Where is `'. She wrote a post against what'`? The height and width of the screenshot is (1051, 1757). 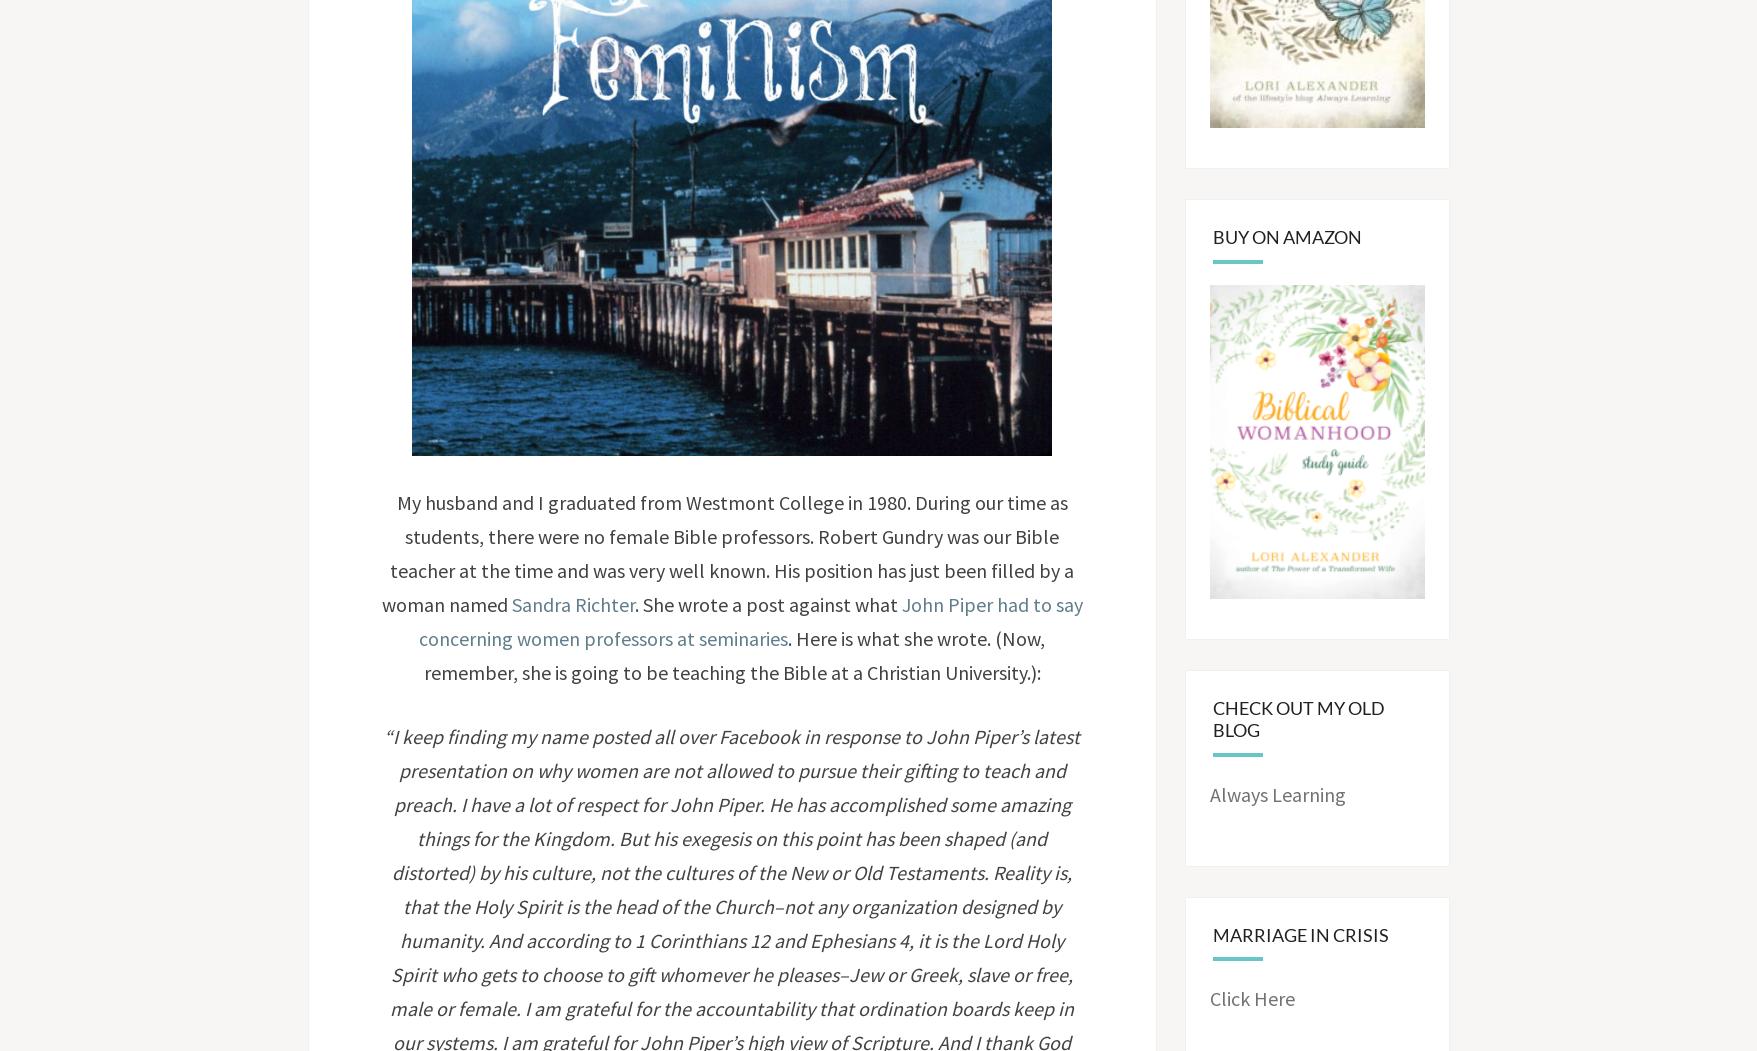
'. She wrote a post against what' is located at coordinates (767, 604).